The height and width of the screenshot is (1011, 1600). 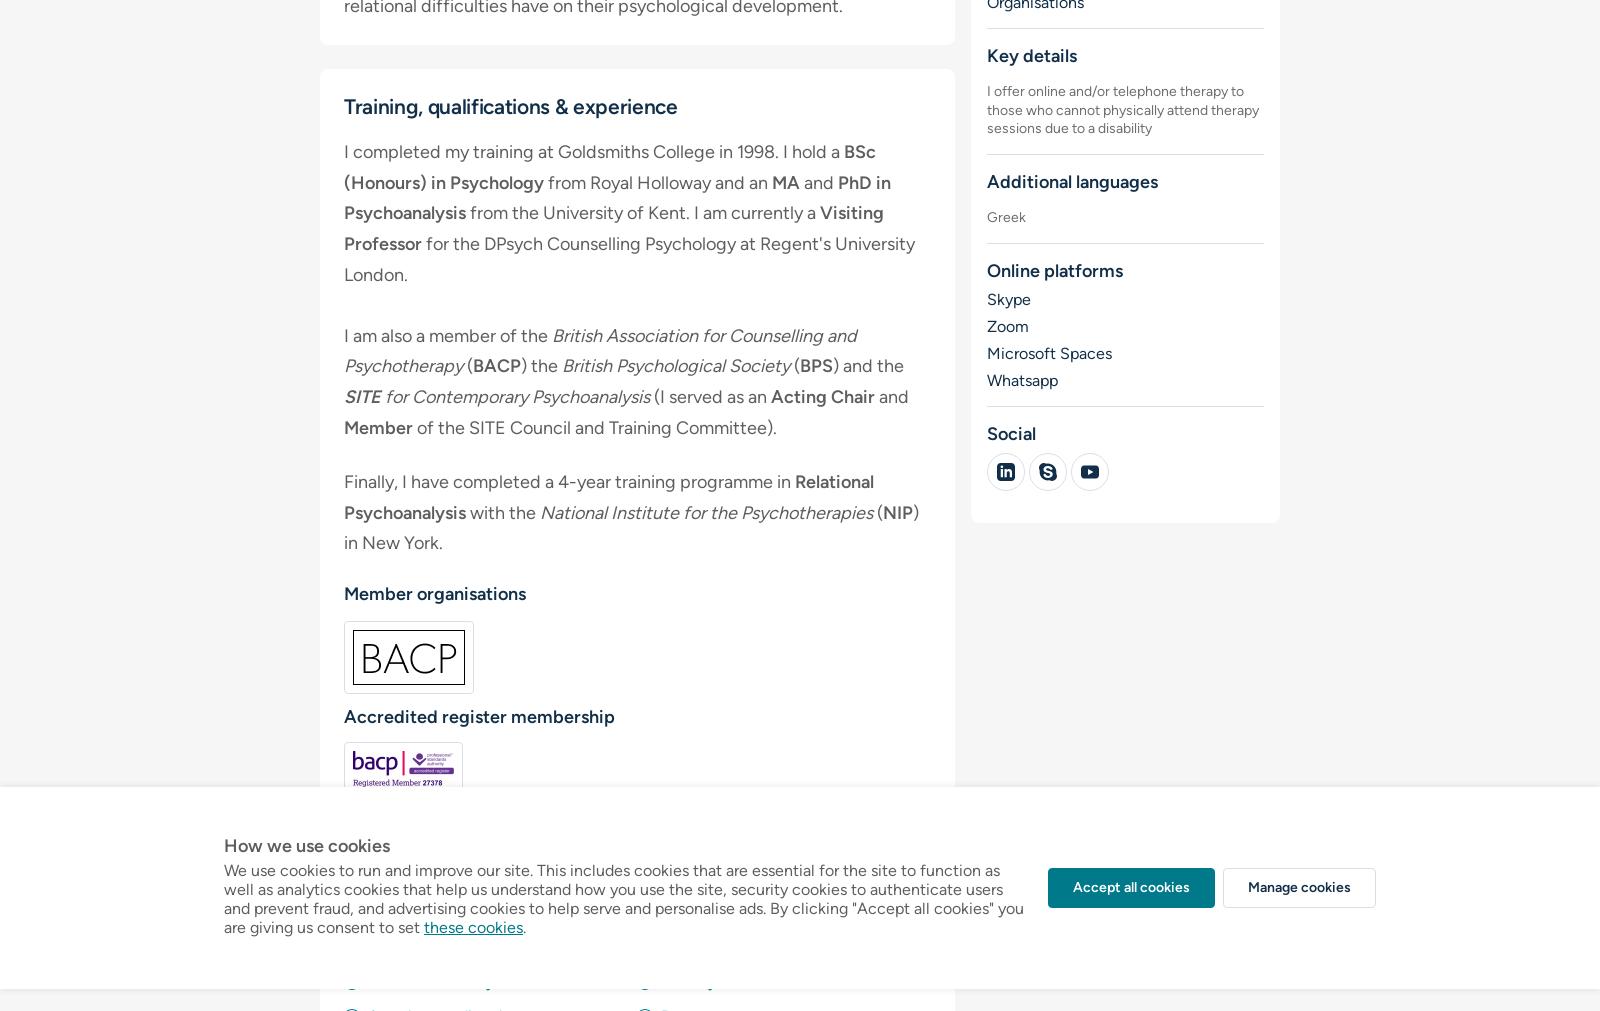 I want to click on 'Training, qualifications & experience', so click(x=509, y=105).